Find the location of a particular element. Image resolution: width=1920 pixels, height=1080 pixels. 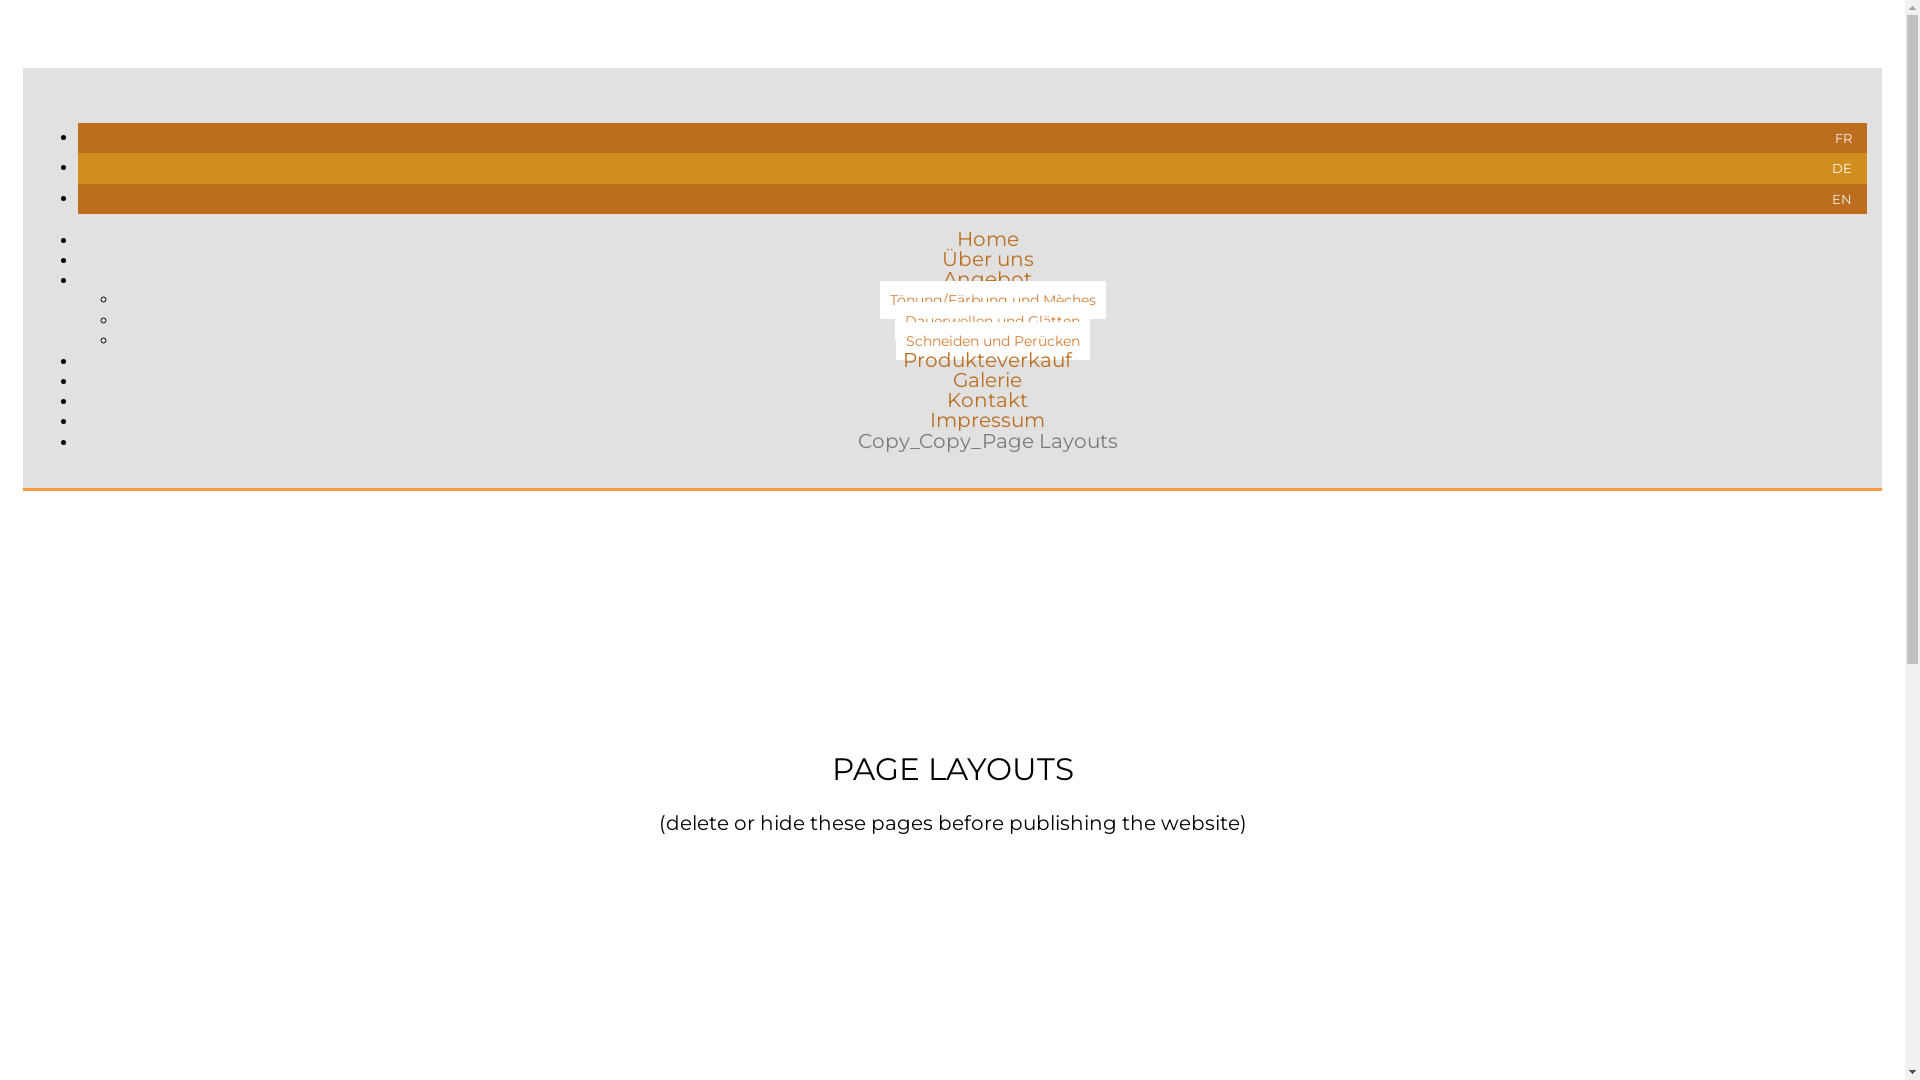

'Galerie' is located at coordinates (987, 380).